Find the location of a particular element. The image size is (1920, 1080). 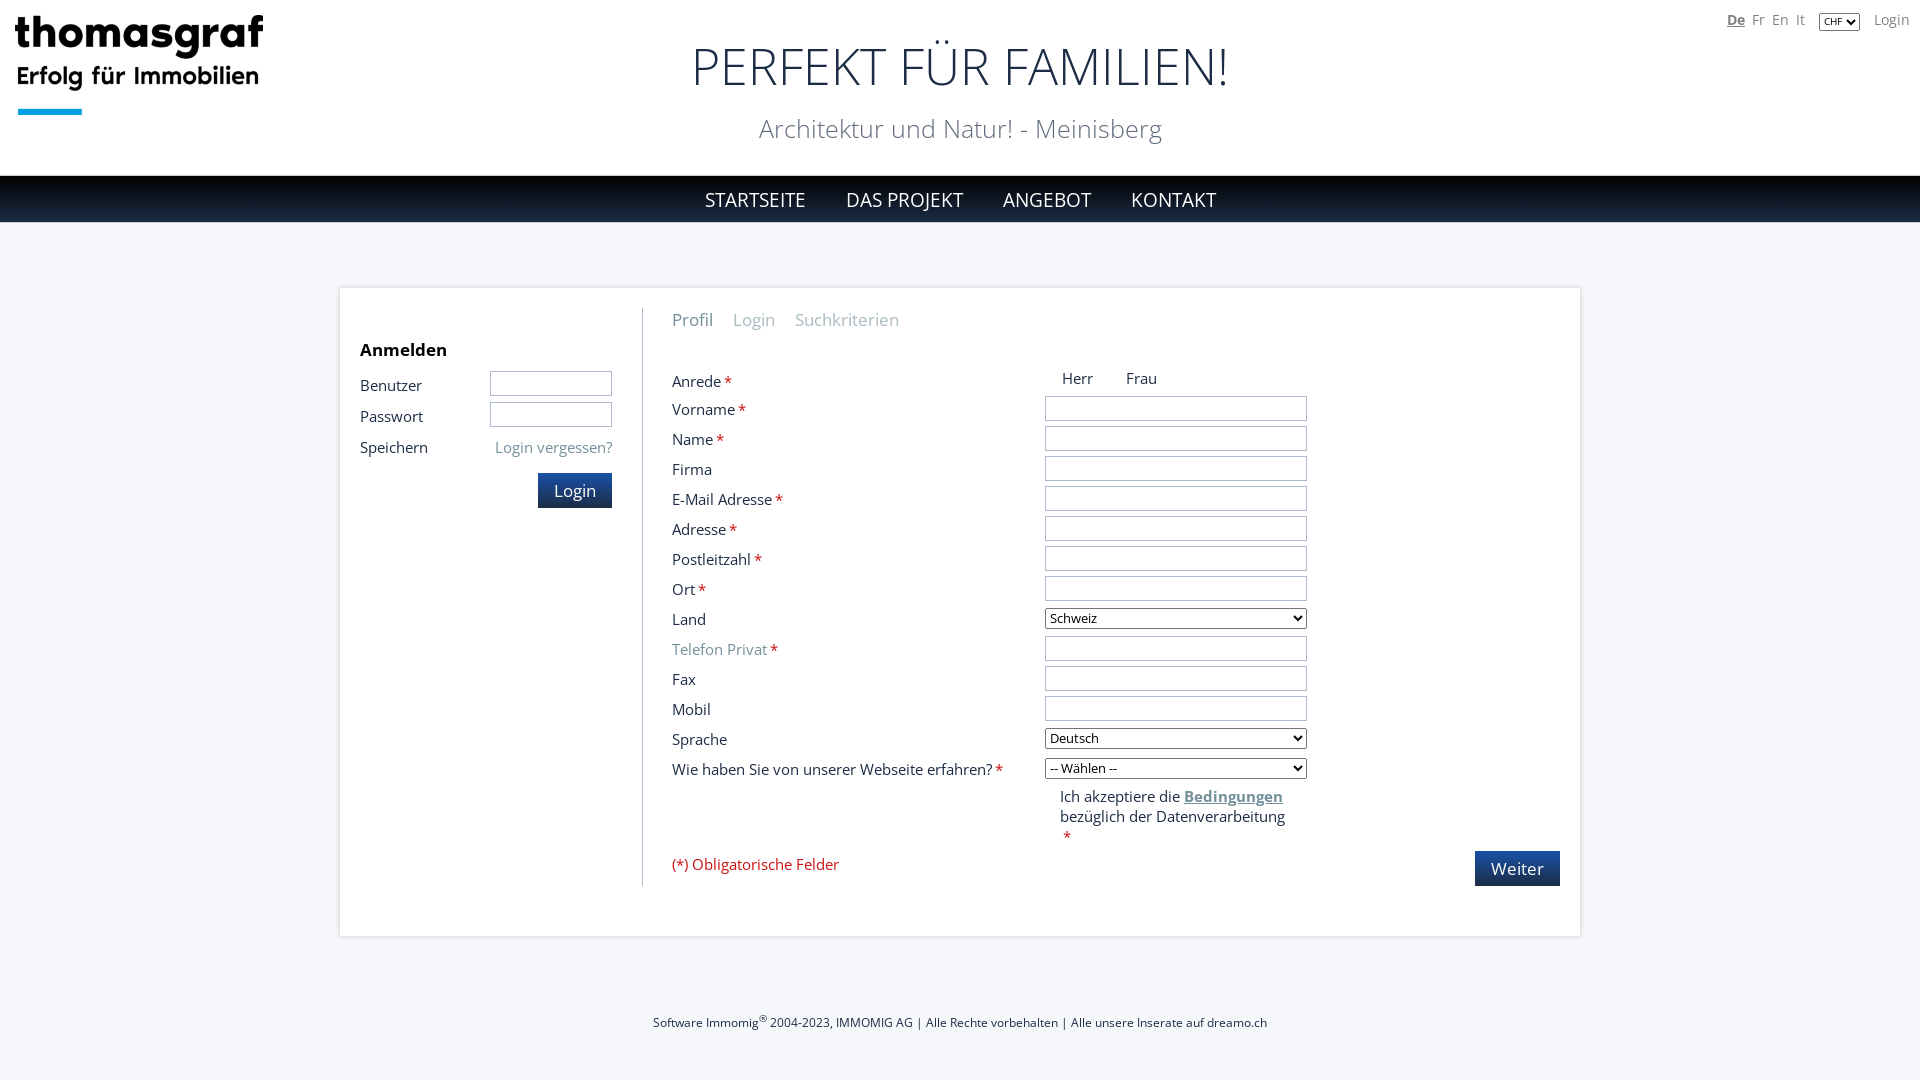

'Login vergessen?' is located at coordinates (553, 446).